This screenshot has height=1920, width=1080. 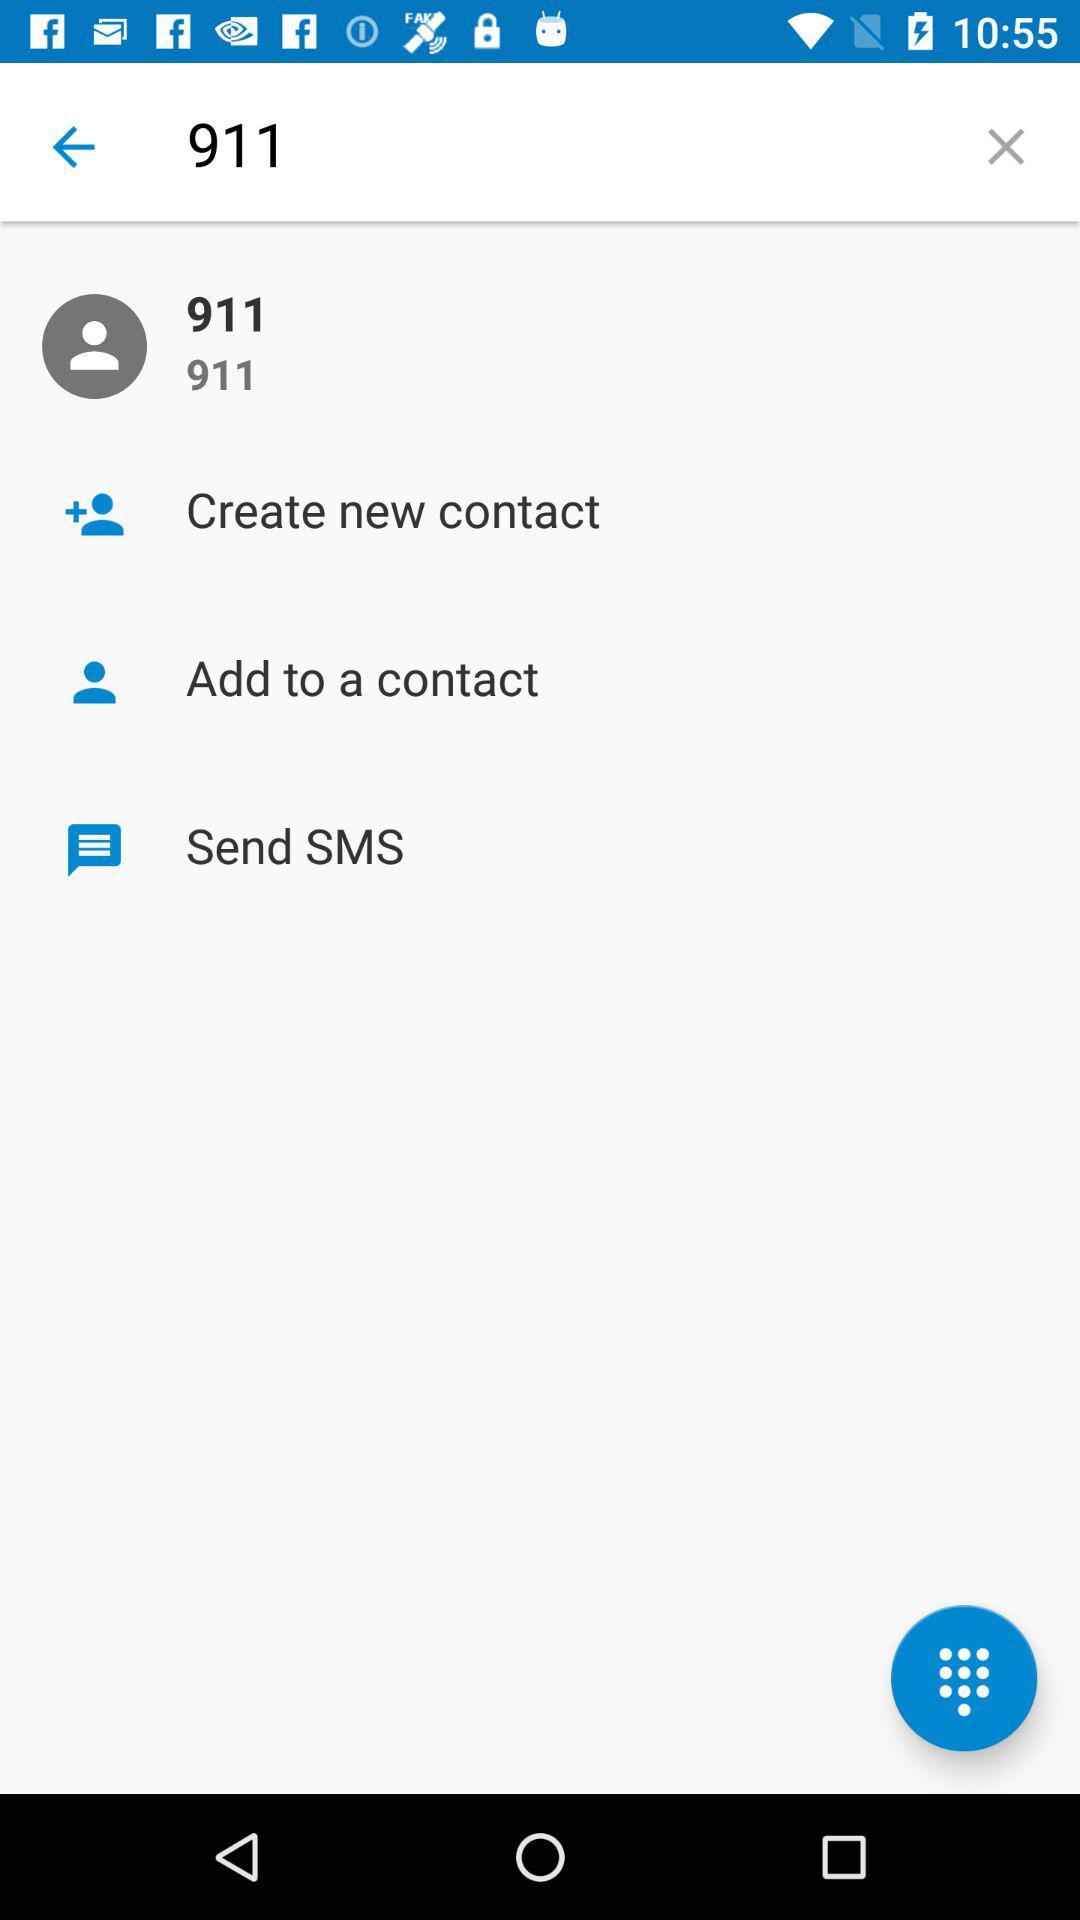 What do you see at coordinates (963, 1678) in the screenshot?
I see `the dialpad icon` at bounding box center [963, 1678].